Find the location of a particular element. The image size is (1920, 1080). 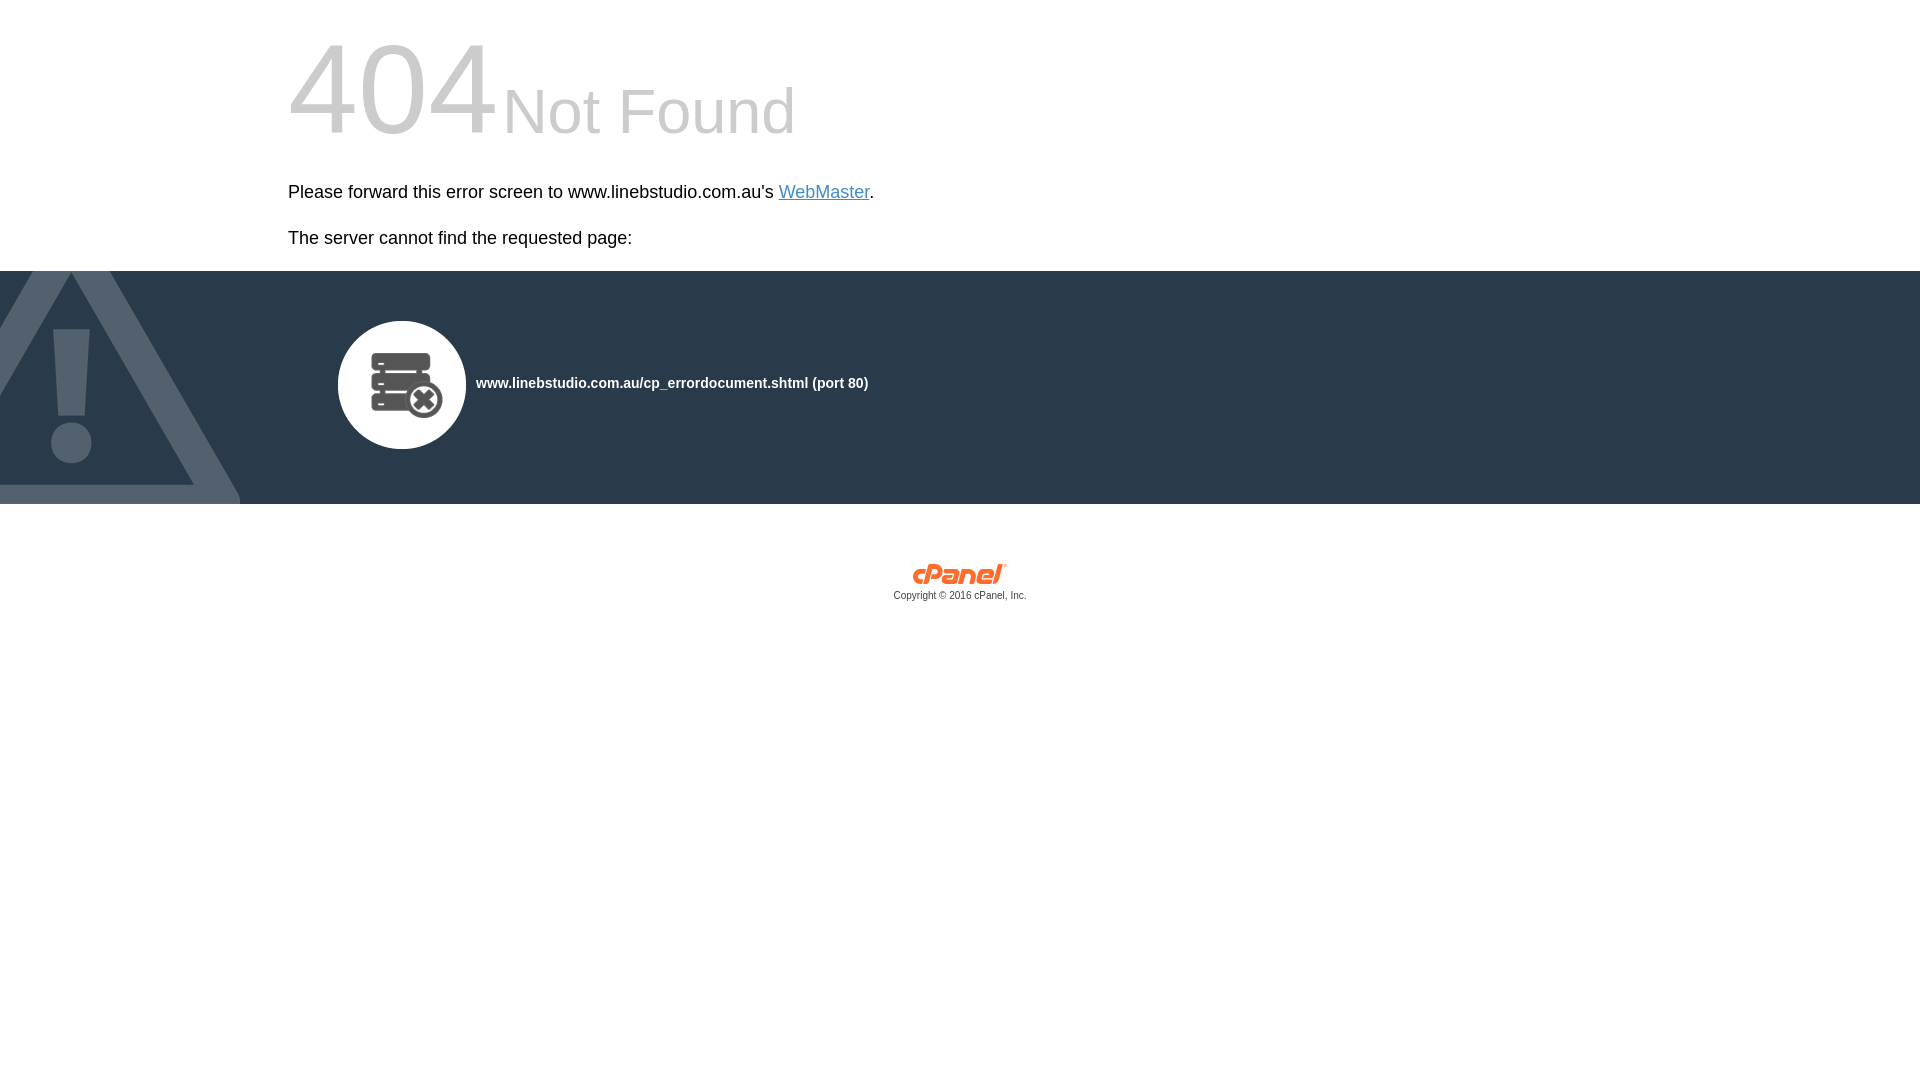

'WebMaster' is located at coordinates (824, 192).